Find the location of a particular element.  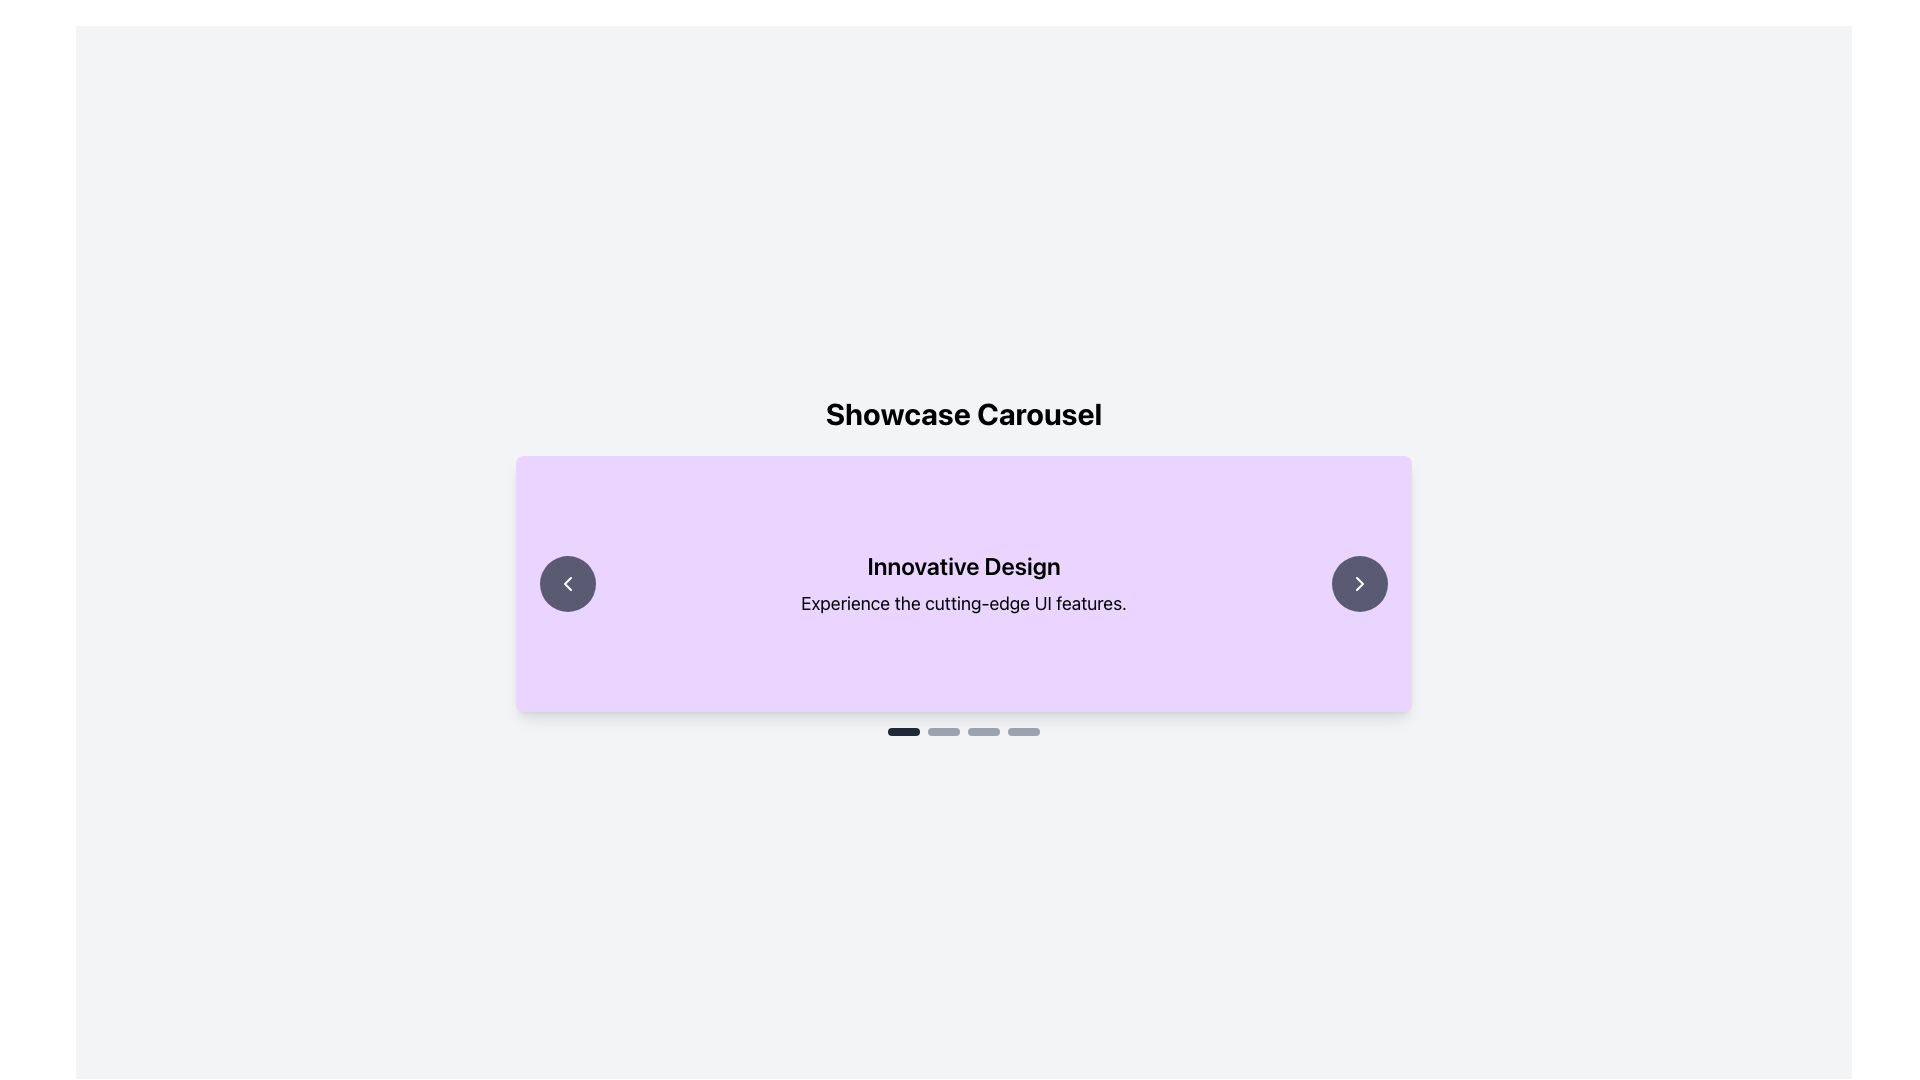

the Navigation Indicator, which consists of four horizontally aligned oblong shapes is located at coordinates (964, 732).